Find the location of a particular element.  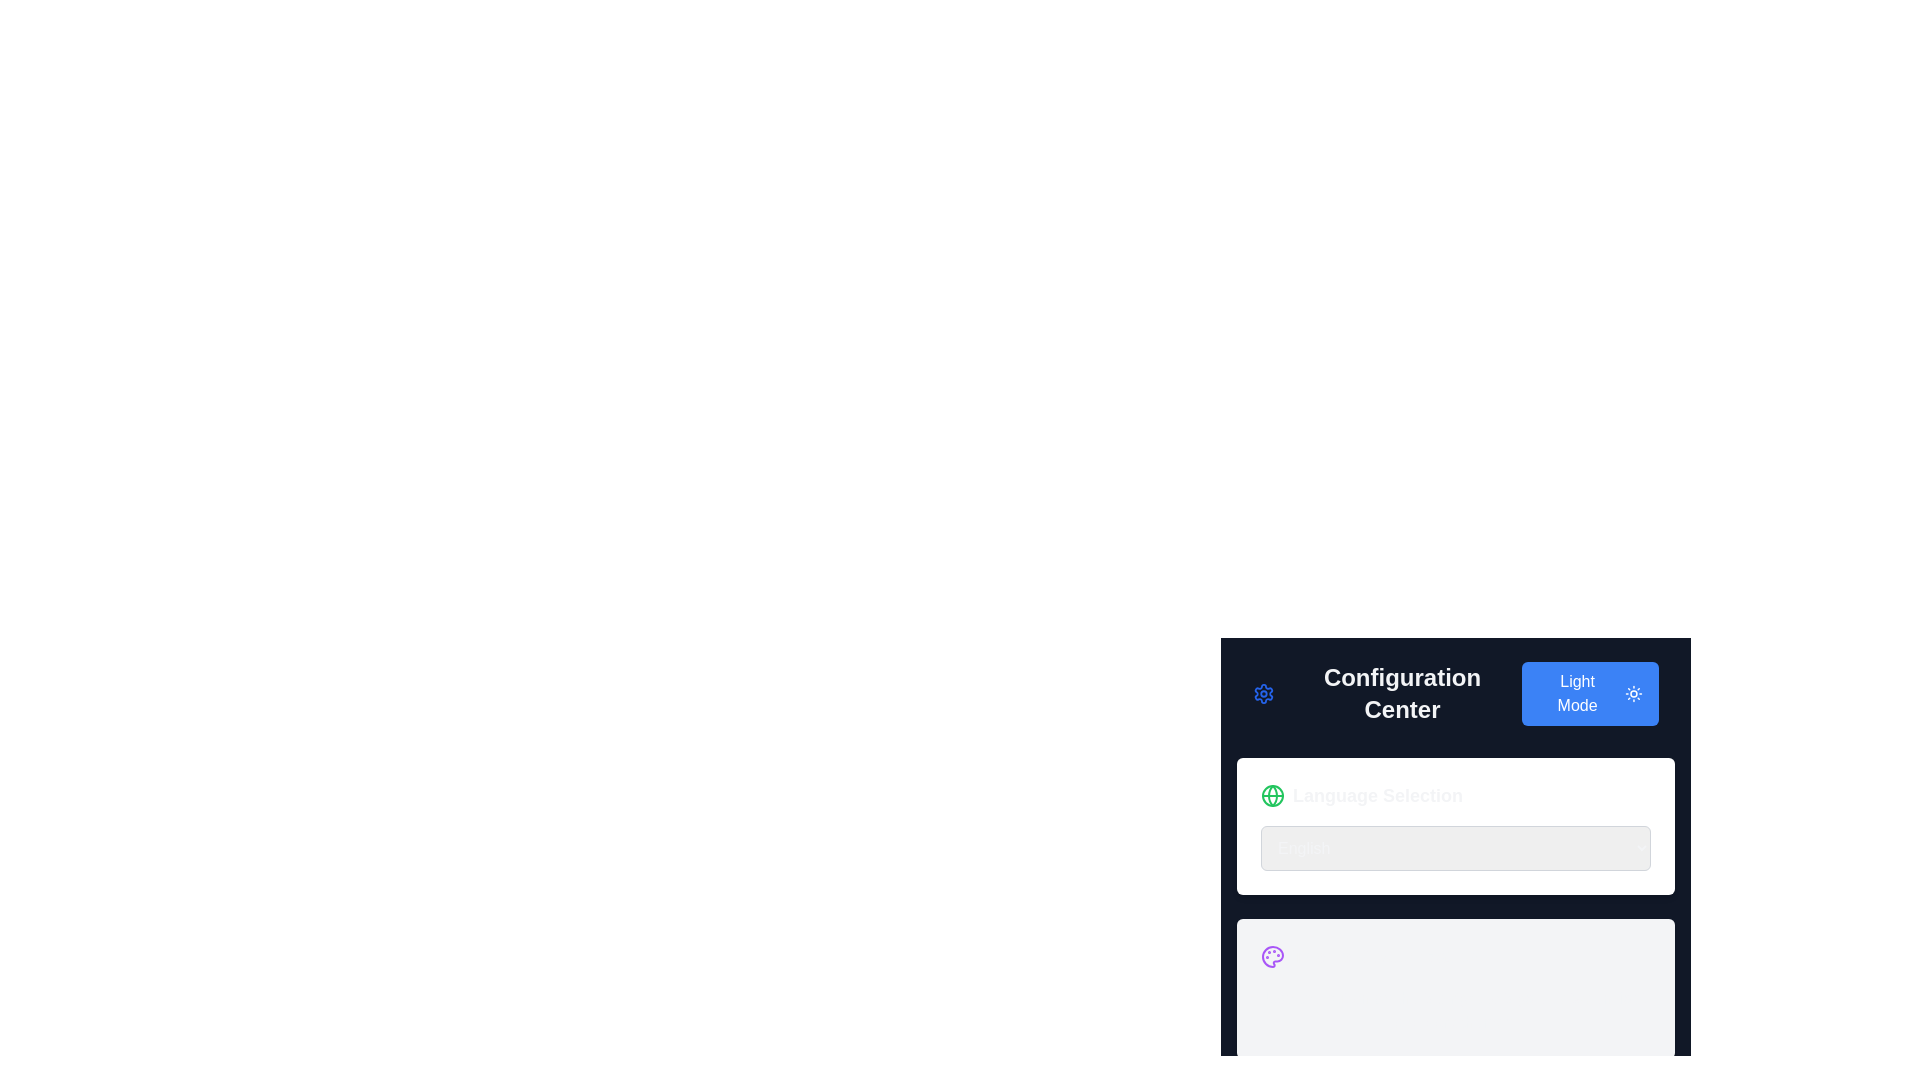

the gear-shaped icon with a blue outline located to the left of the 'Configuration Center' text in the top-left corner of the user interface is located at coordinates (1262, 693).